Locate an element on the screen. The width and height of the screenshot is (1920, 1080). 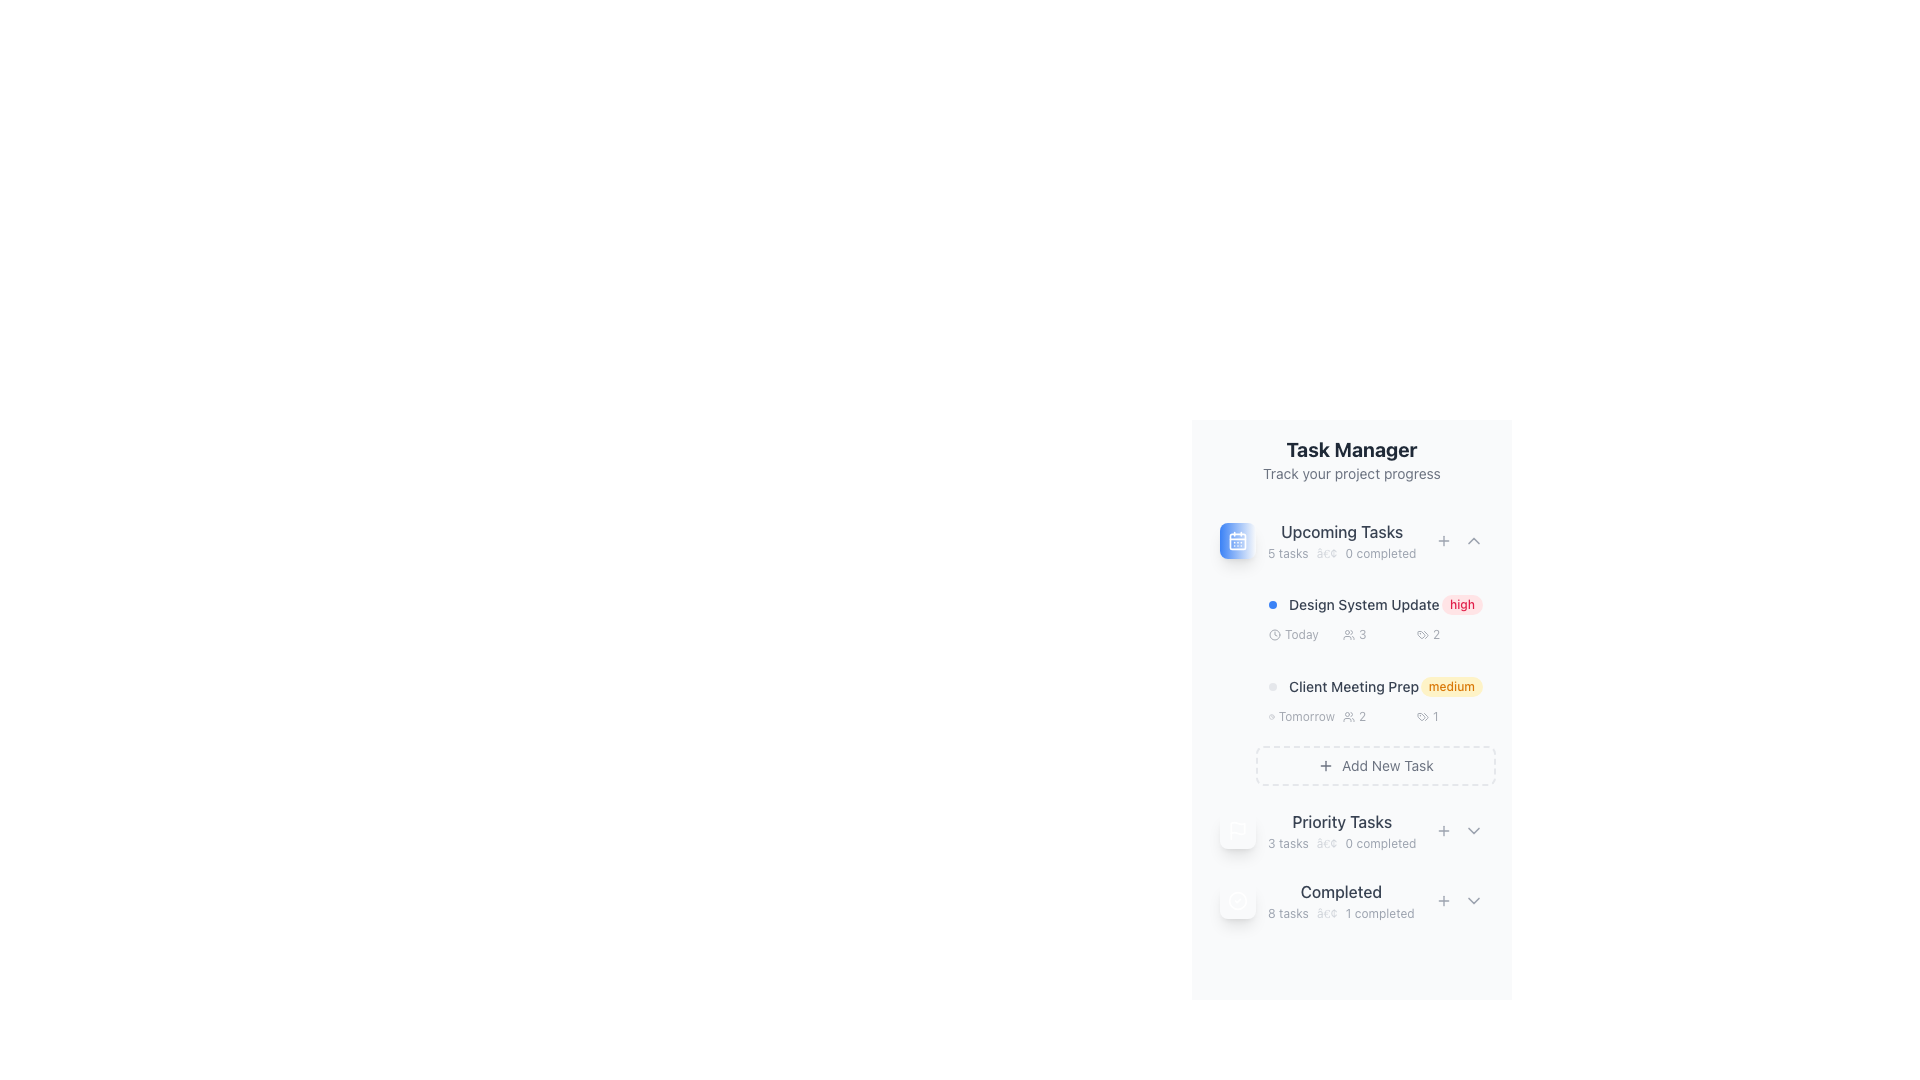
the Priority indicator label indicating 'high' importance for the 'Design System Update' task in the 'Task Manager' interface, located at the far right of the task row is located at coordinates (1462, 604).